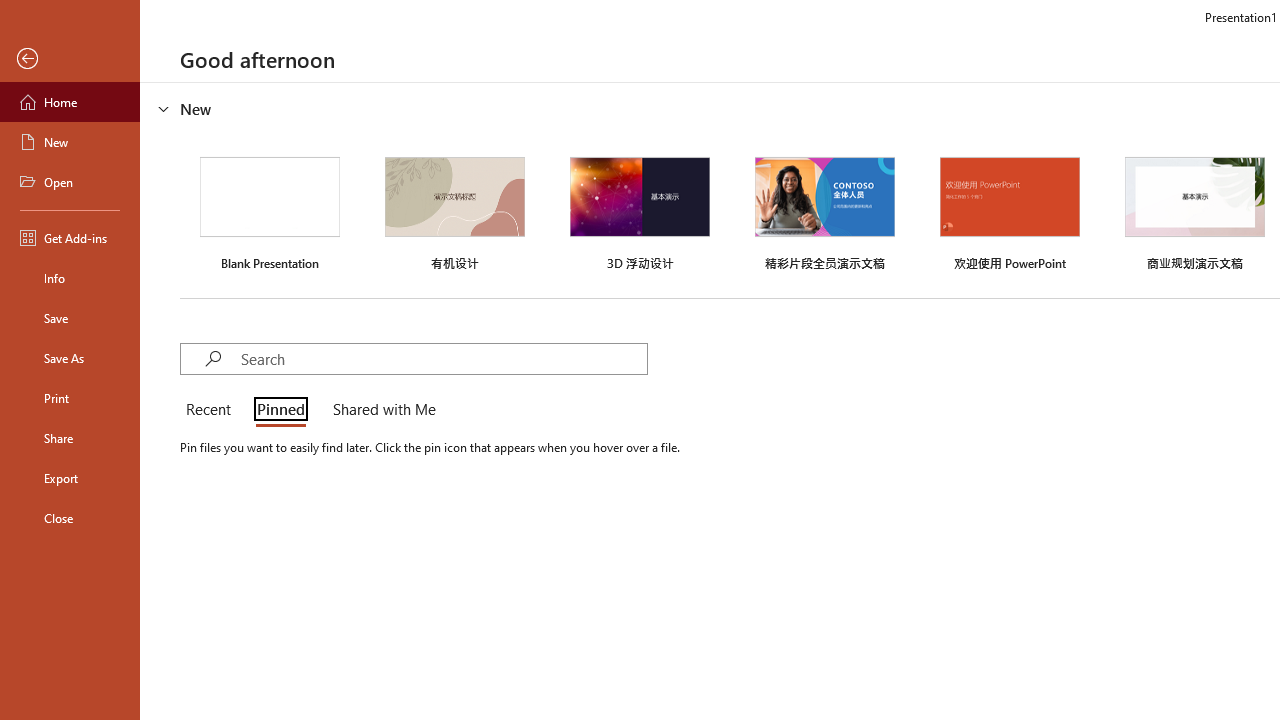 Image resolution: width=1280 pixels, height=720 pixels. What do you see at coordinates (69, 182) in the screenshot?
I see `'Open'` at bounding box center [69, 182].